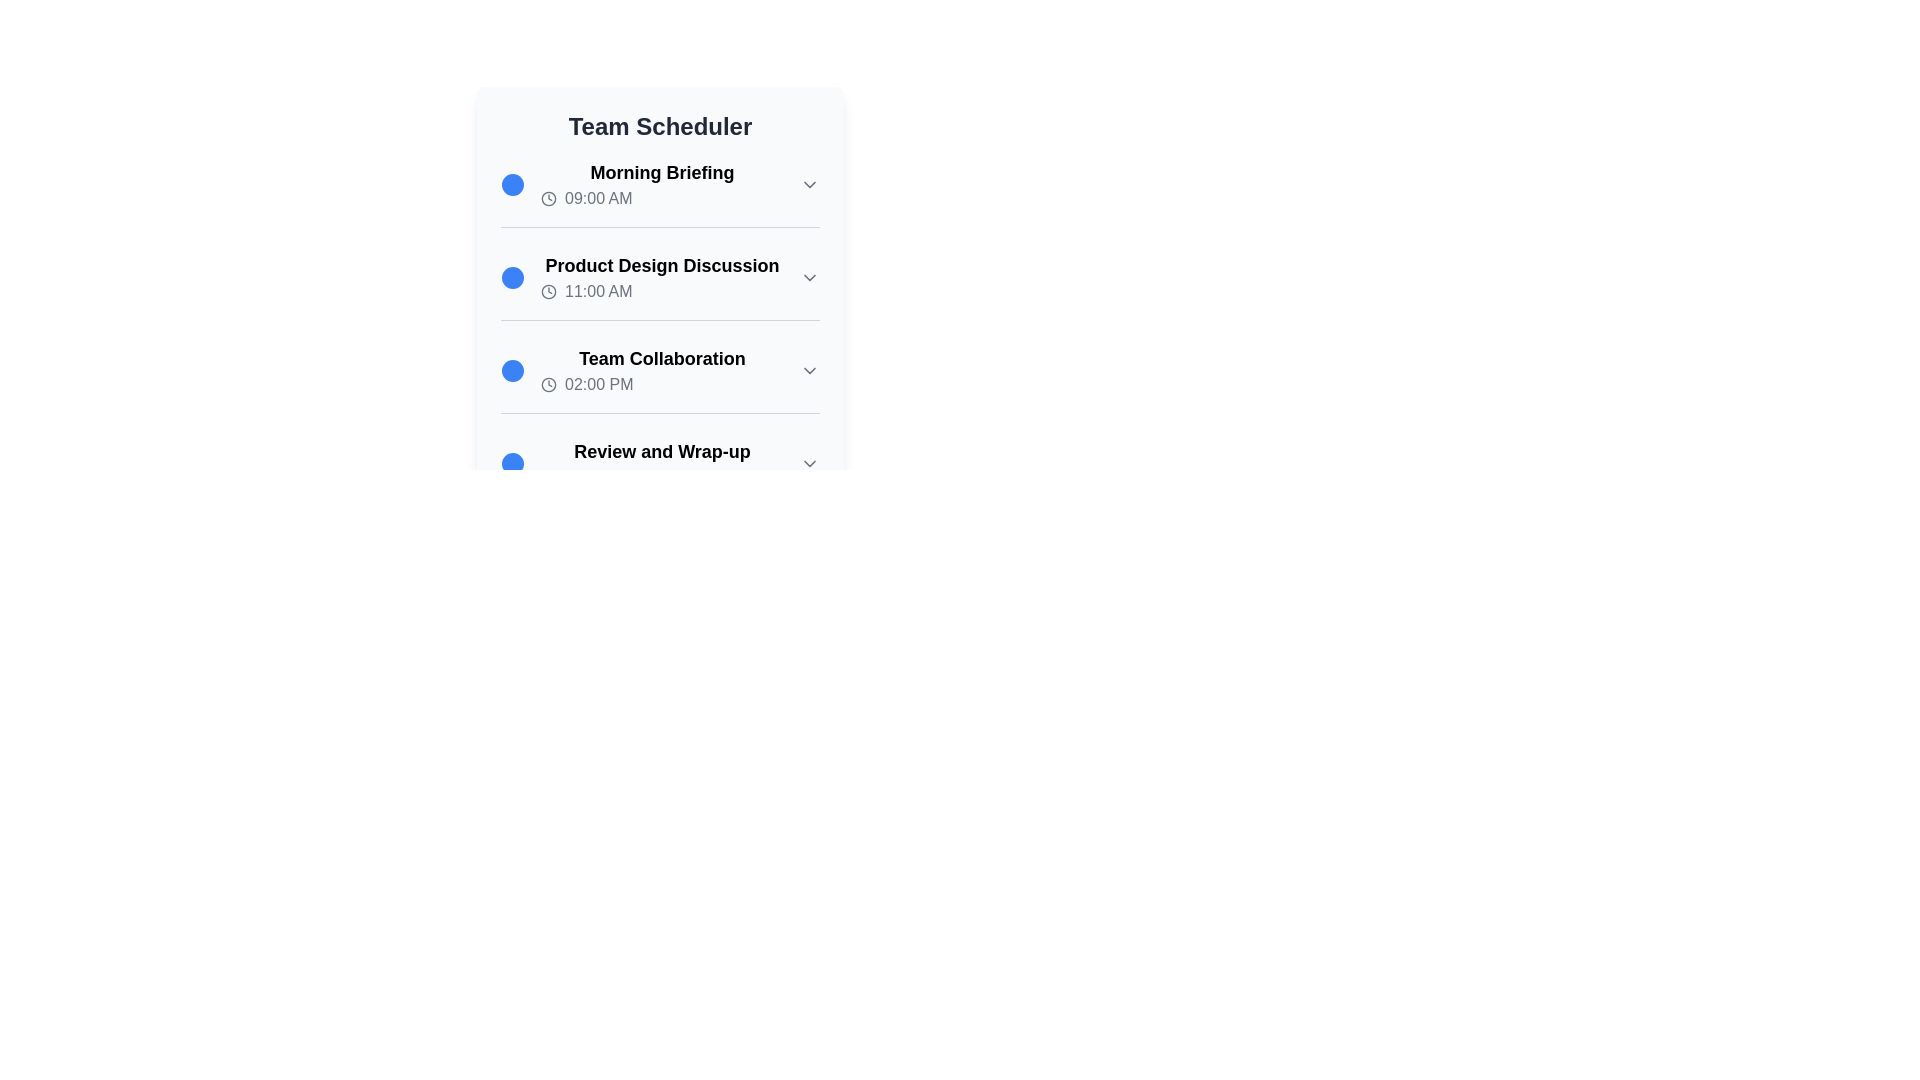 The image size is (1920, 1080). What do you see at coordinates (660, 463) in the screenshot?
I see `the downward-facing arrow of the fourth list item titled 'Review and Wrap-up'` at bounding box center [660, 463].